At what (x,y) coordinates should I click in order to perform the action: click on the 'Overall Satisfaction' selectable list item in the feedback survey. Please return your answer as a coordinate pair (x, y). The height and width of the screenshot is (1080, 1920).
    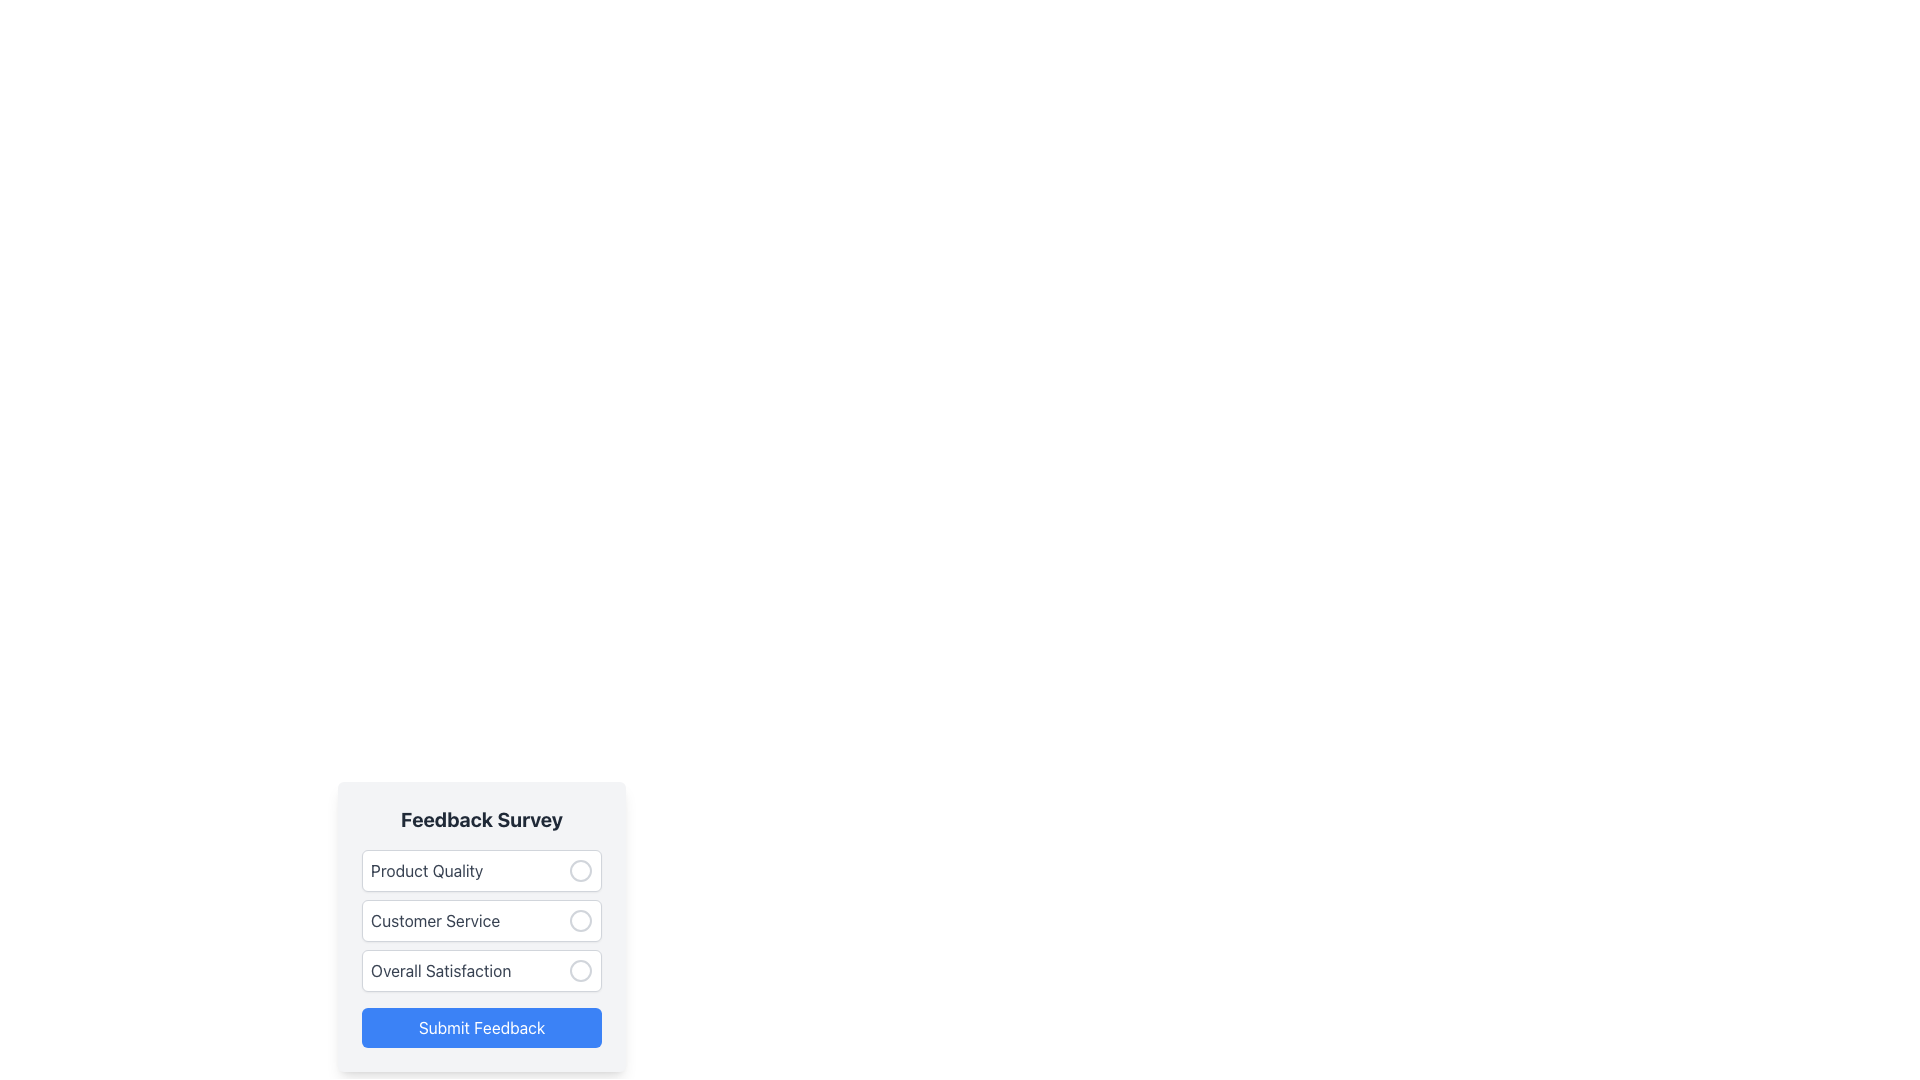
    Looking at the image, I should click on (481, 970).